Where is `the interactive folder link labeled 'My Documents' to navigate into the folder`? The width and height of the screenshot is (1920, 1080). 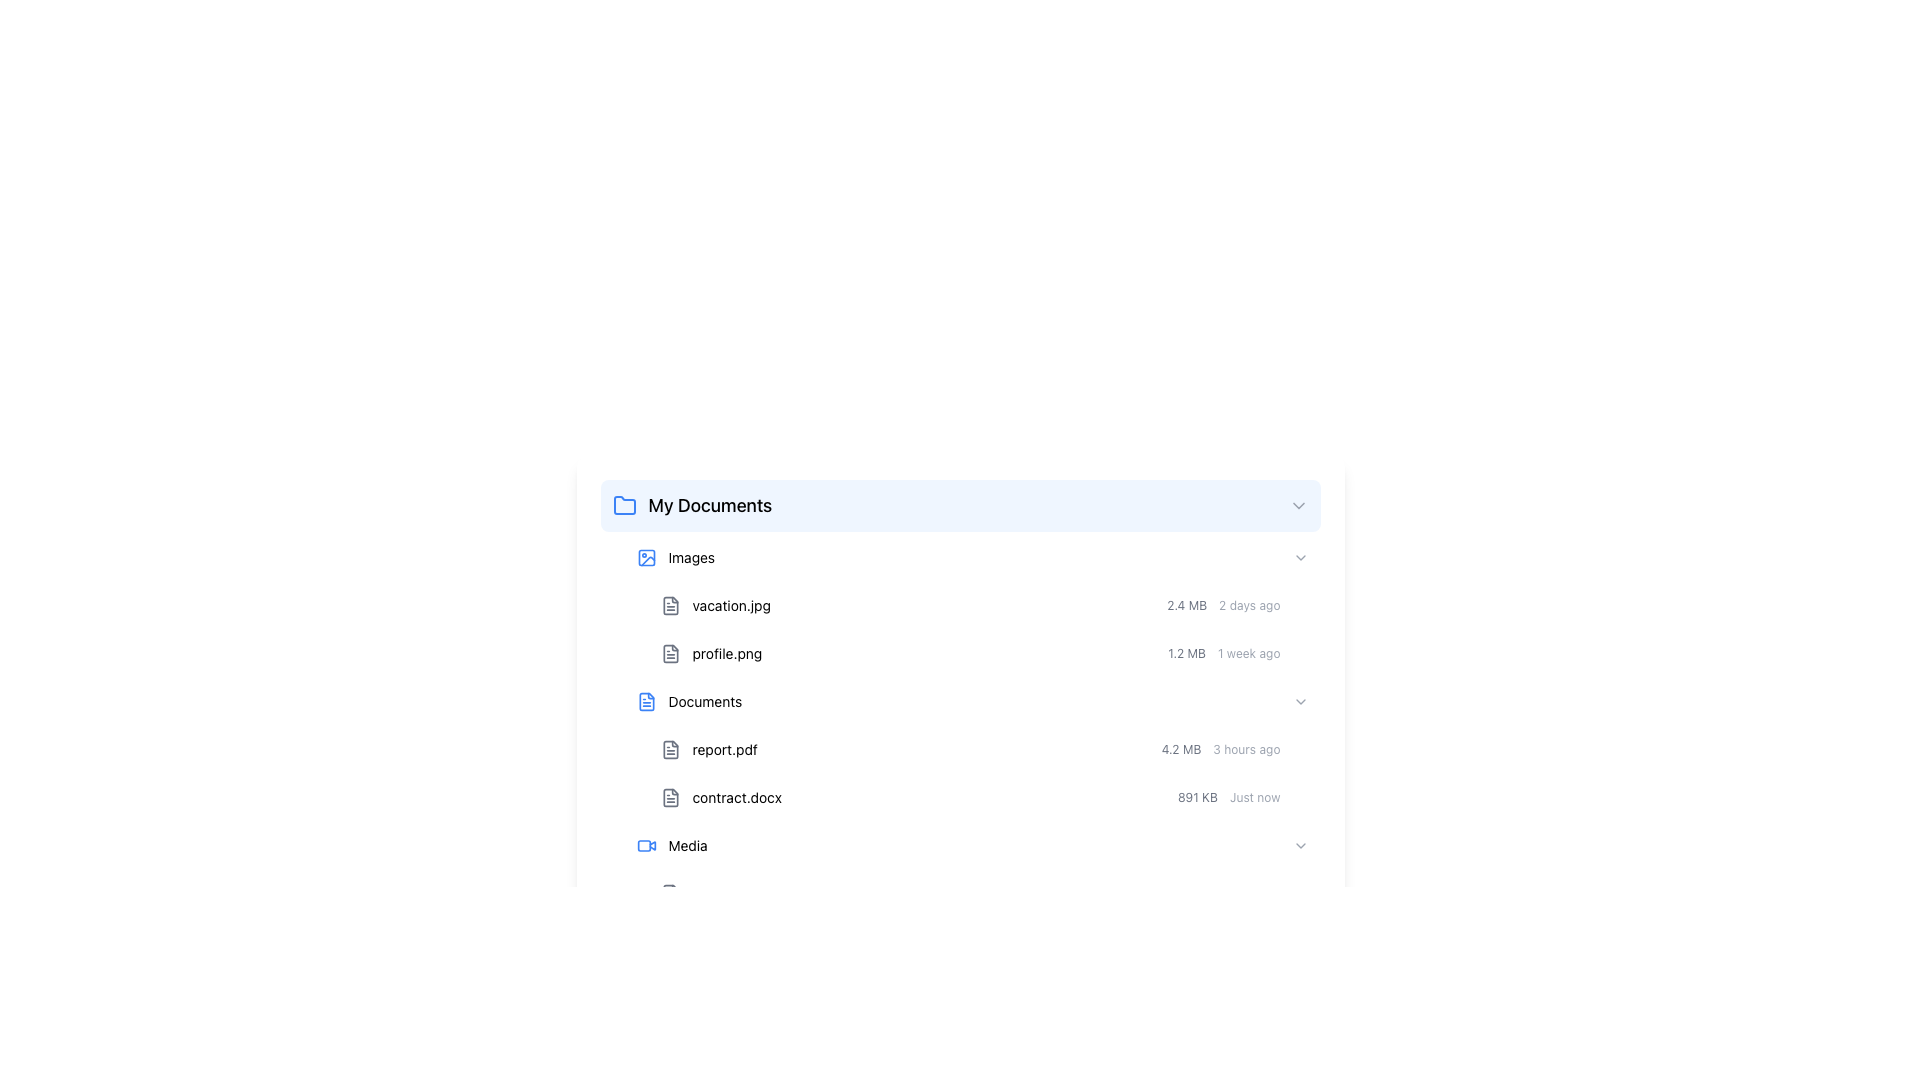 the interactive folder link labeled 'My Documents' to navigate into the folder is located at coordinates (692, 504).